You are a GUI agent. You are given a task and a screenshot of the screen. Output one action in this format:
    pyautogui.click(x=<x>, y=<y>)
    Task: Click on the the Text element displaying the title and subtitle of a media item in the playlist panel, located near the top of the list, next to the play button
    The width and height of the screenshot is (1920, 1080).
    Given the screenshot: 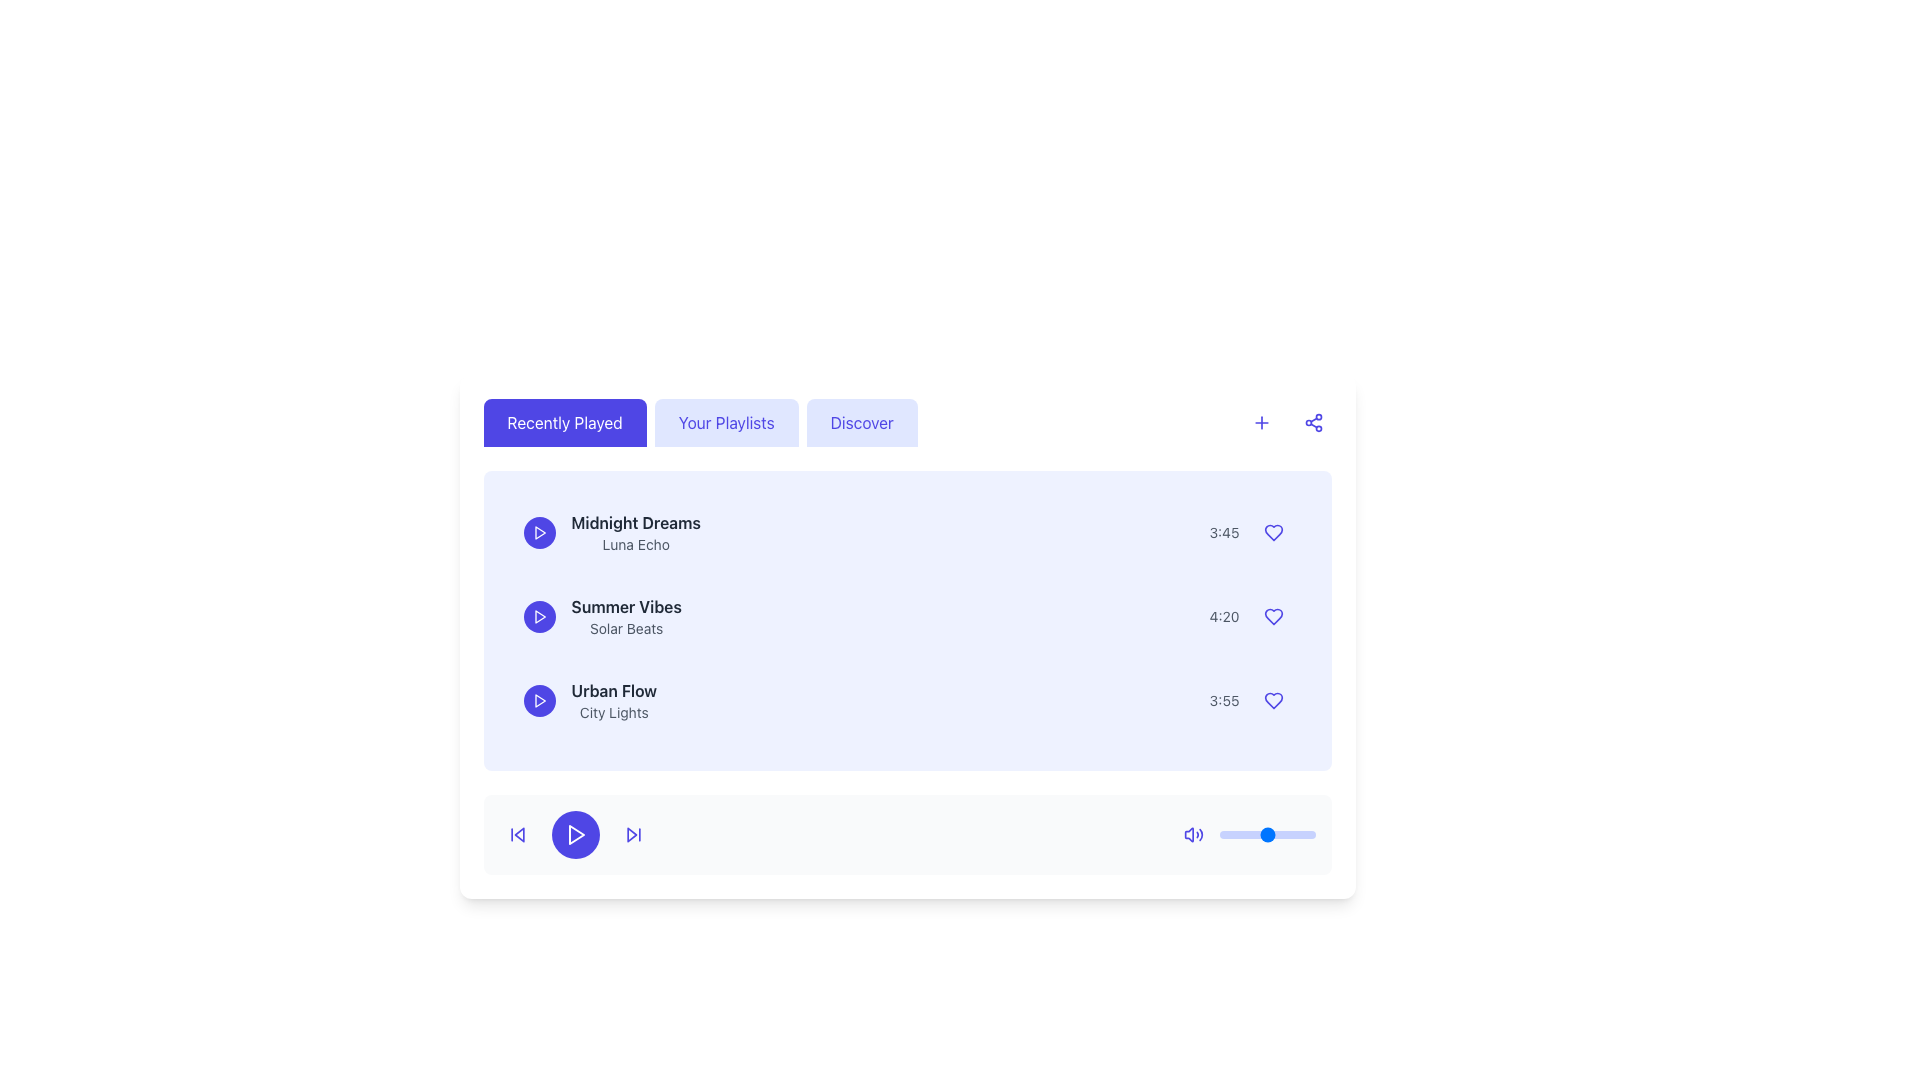 What is the action you would take?
    pyautogui.click(x=635, y=531)
    